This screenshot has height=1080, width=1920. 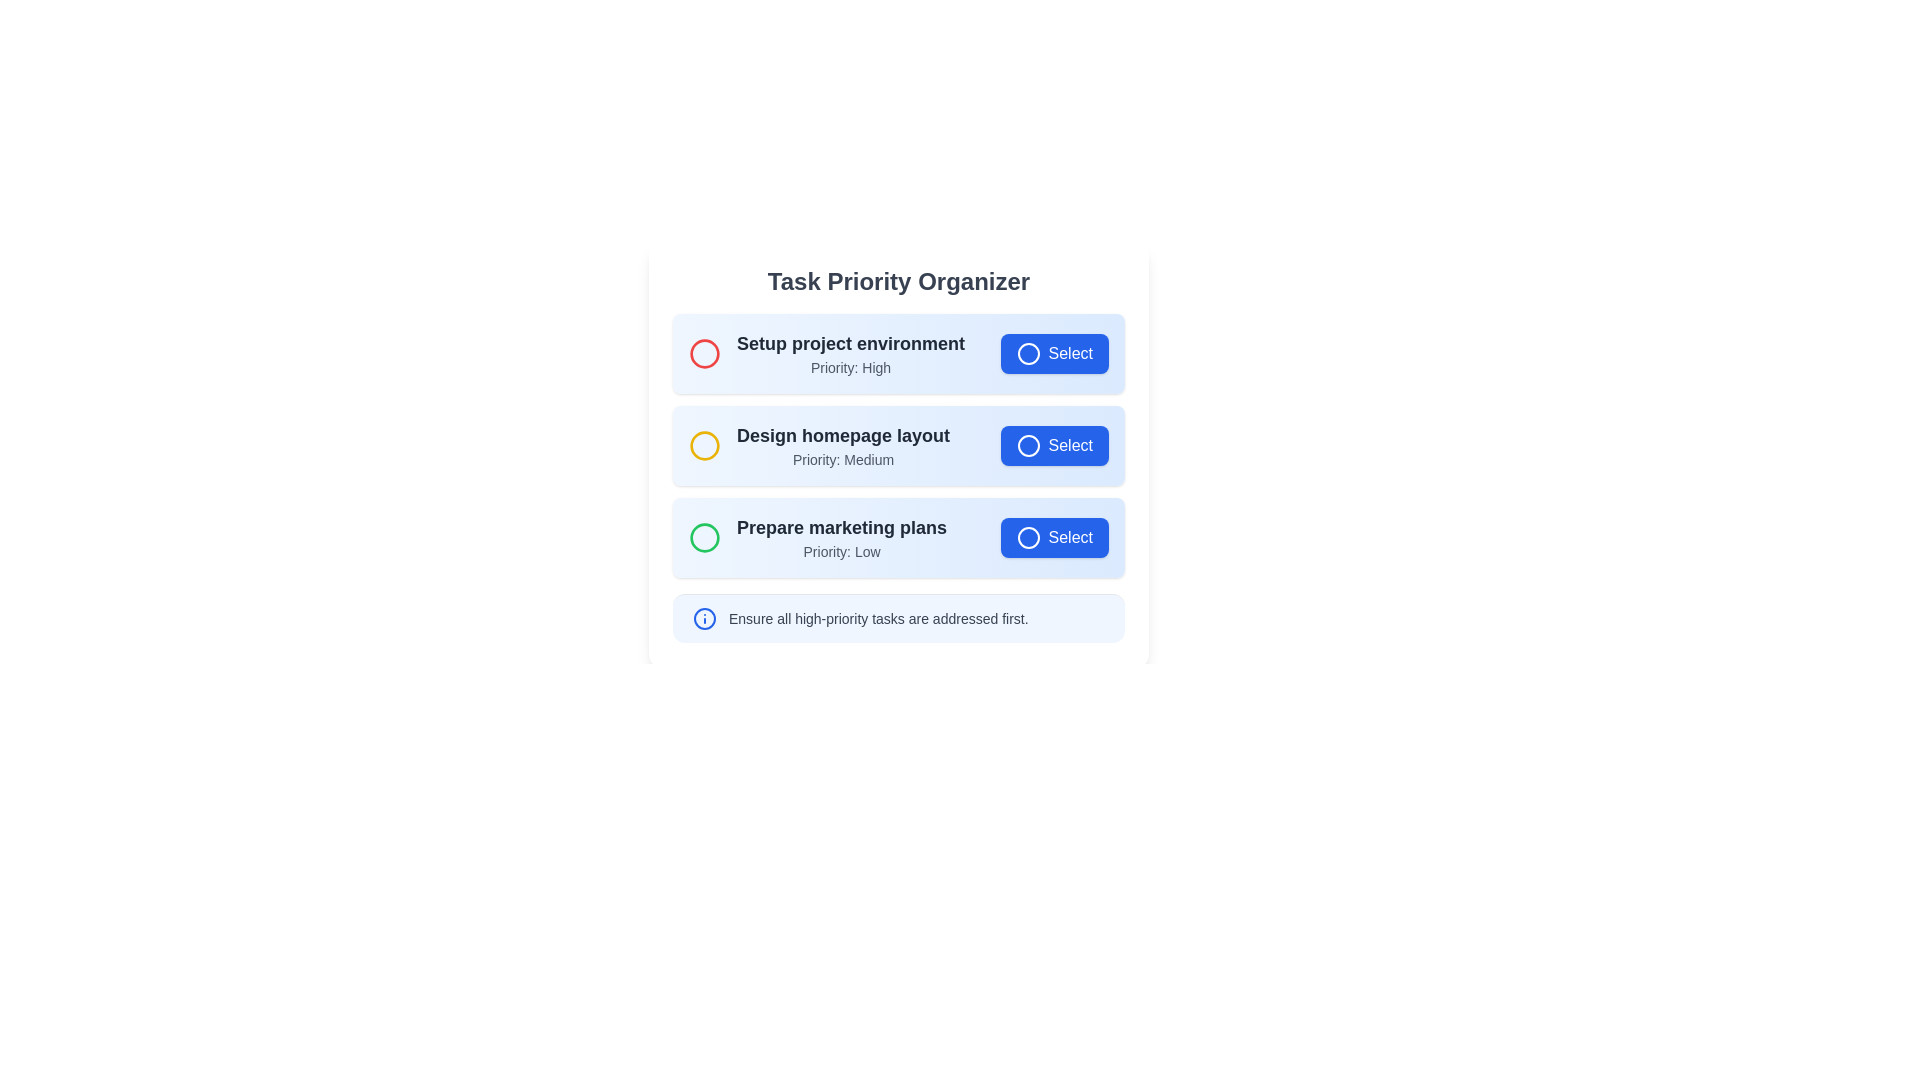 I want to click on the button positioned to the right of the text 'Setup project environment' and 'Priority: High', so click(x=1053, y=353).